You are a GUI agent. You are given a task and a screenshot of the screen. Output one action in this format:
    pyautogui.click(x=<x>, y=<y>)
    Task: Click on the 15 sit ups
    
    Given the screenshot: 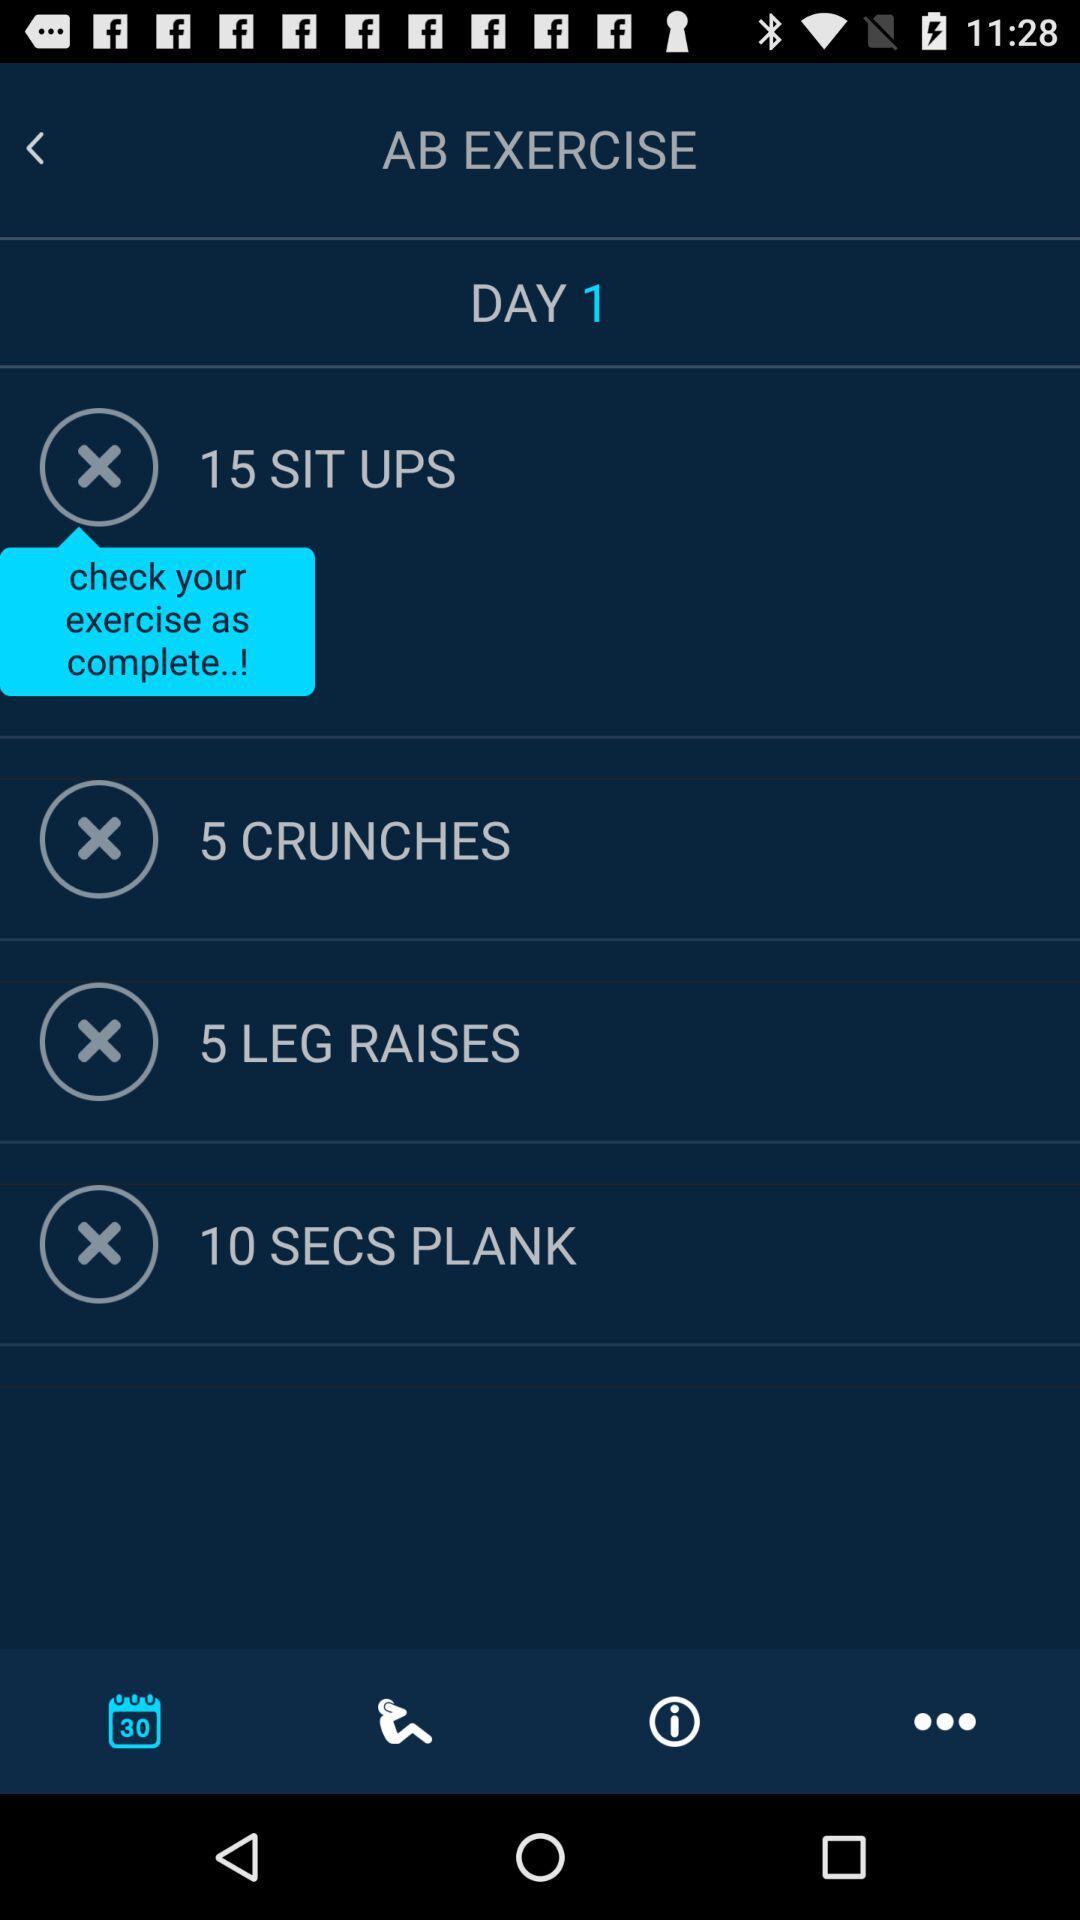 What is the action you would take?
    pyautogui.click(x=639, y=465)
    